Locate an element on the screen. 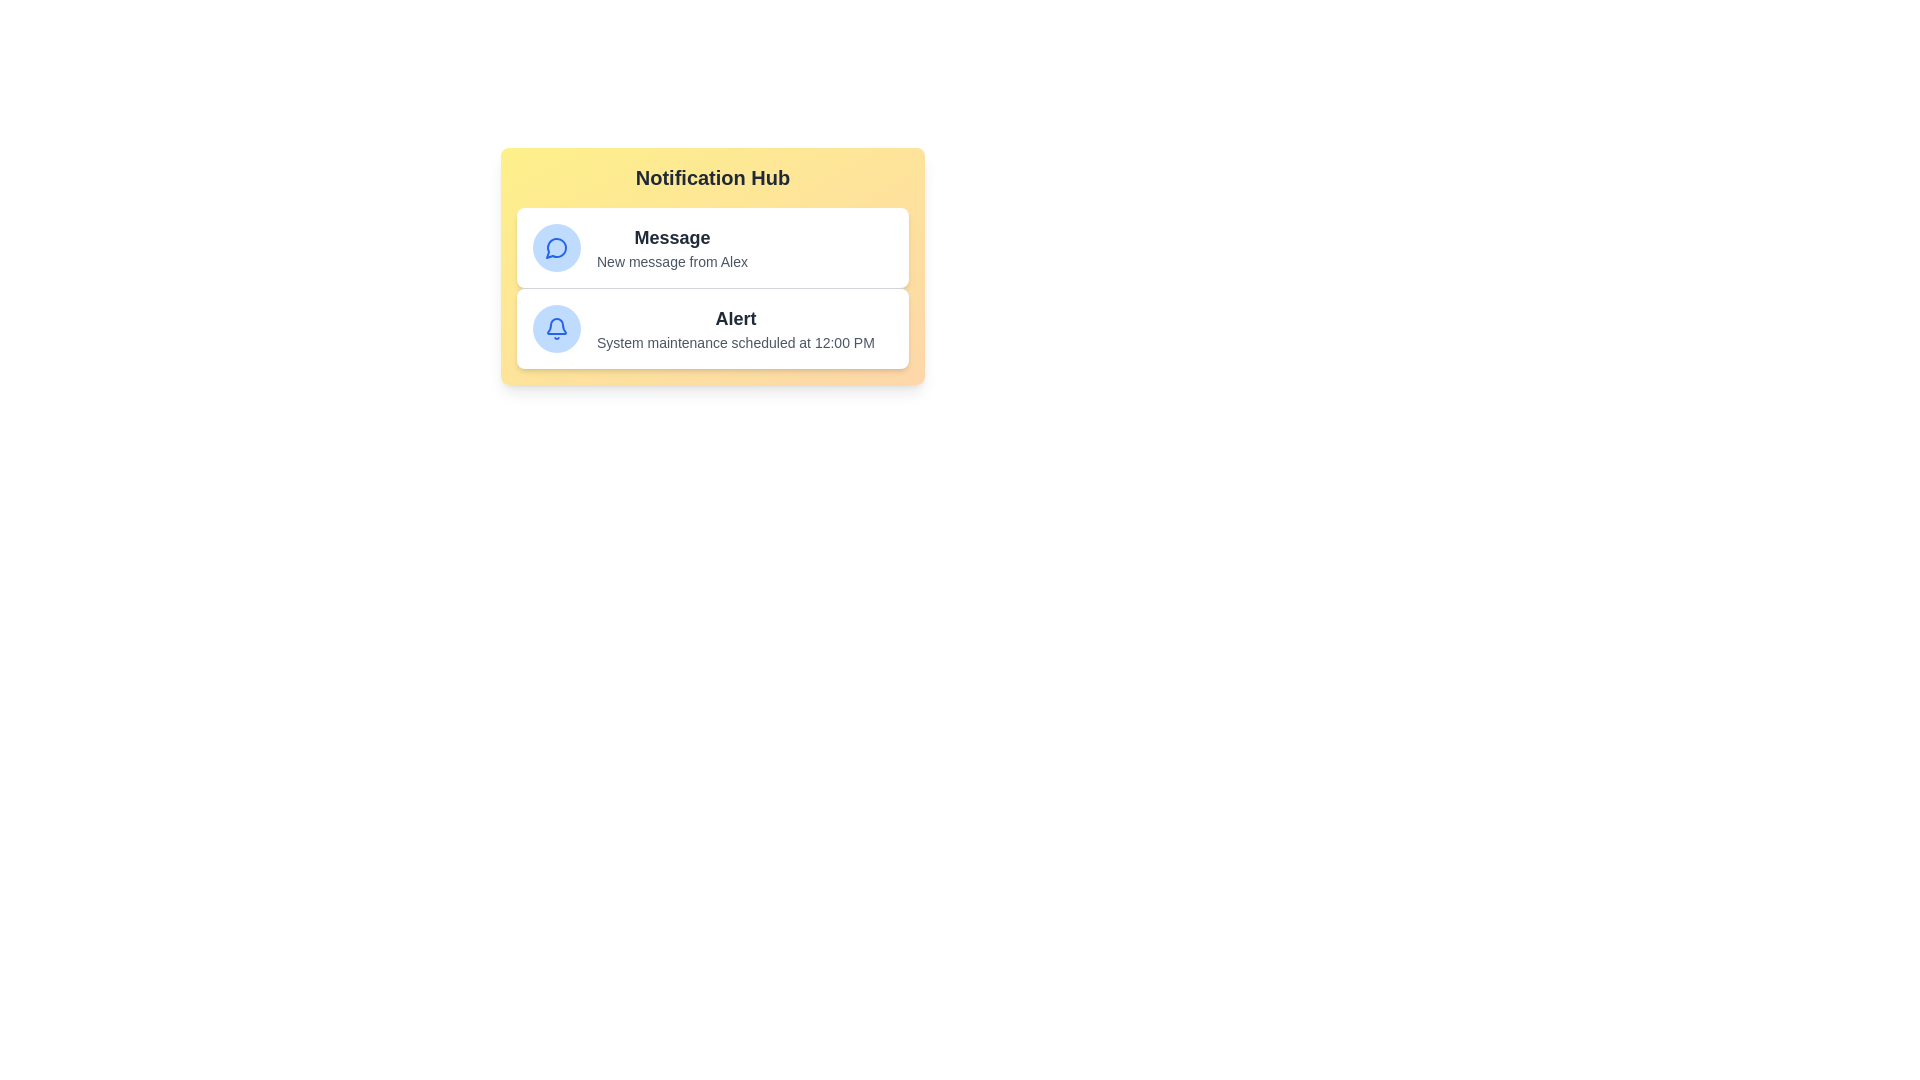 The image size is (1920, 1080). the icon of the Message notification is located at coordinates (556, 246).